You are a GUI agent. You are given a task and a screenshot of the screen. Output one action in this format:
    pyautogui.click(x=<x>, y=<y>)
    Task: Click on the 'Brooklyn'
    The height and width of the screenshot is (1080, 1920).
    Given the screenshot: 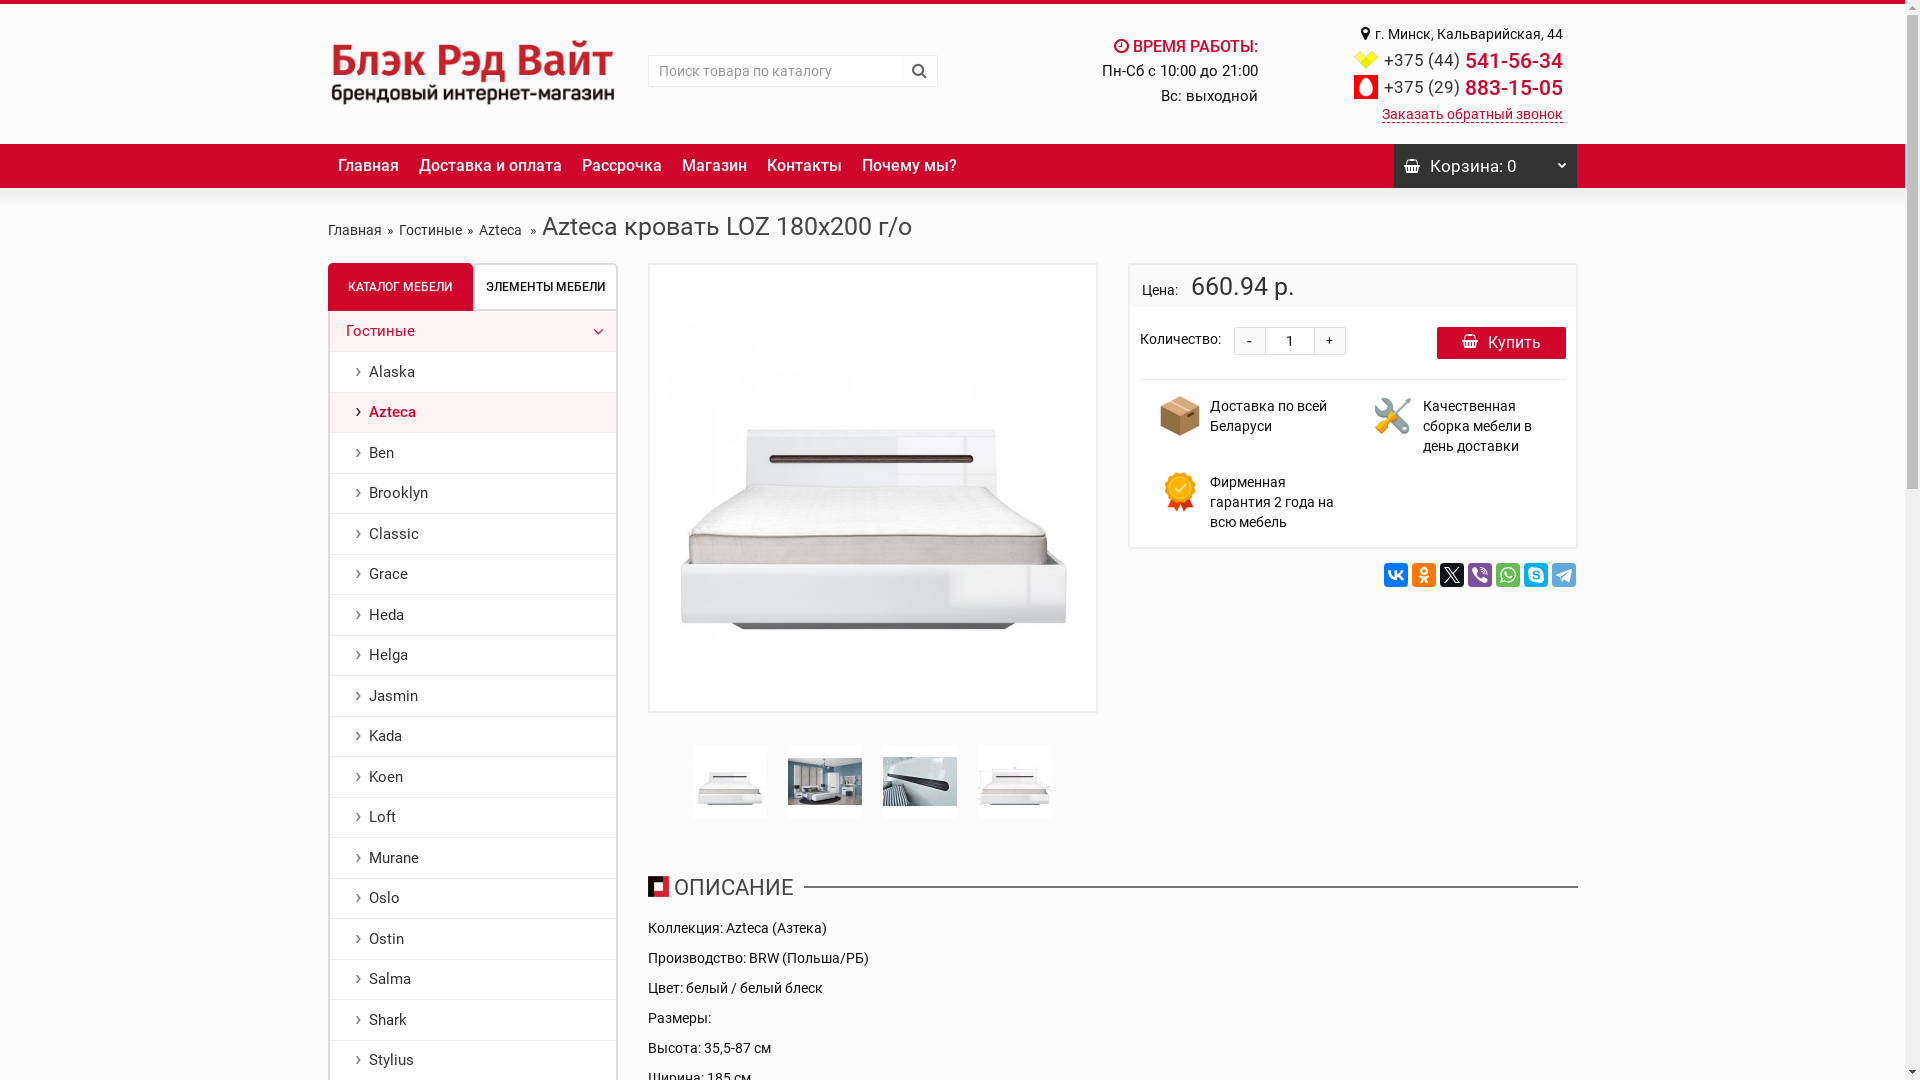 What is the action you would take?
    pyautogui.click(x=472, y=493)
    